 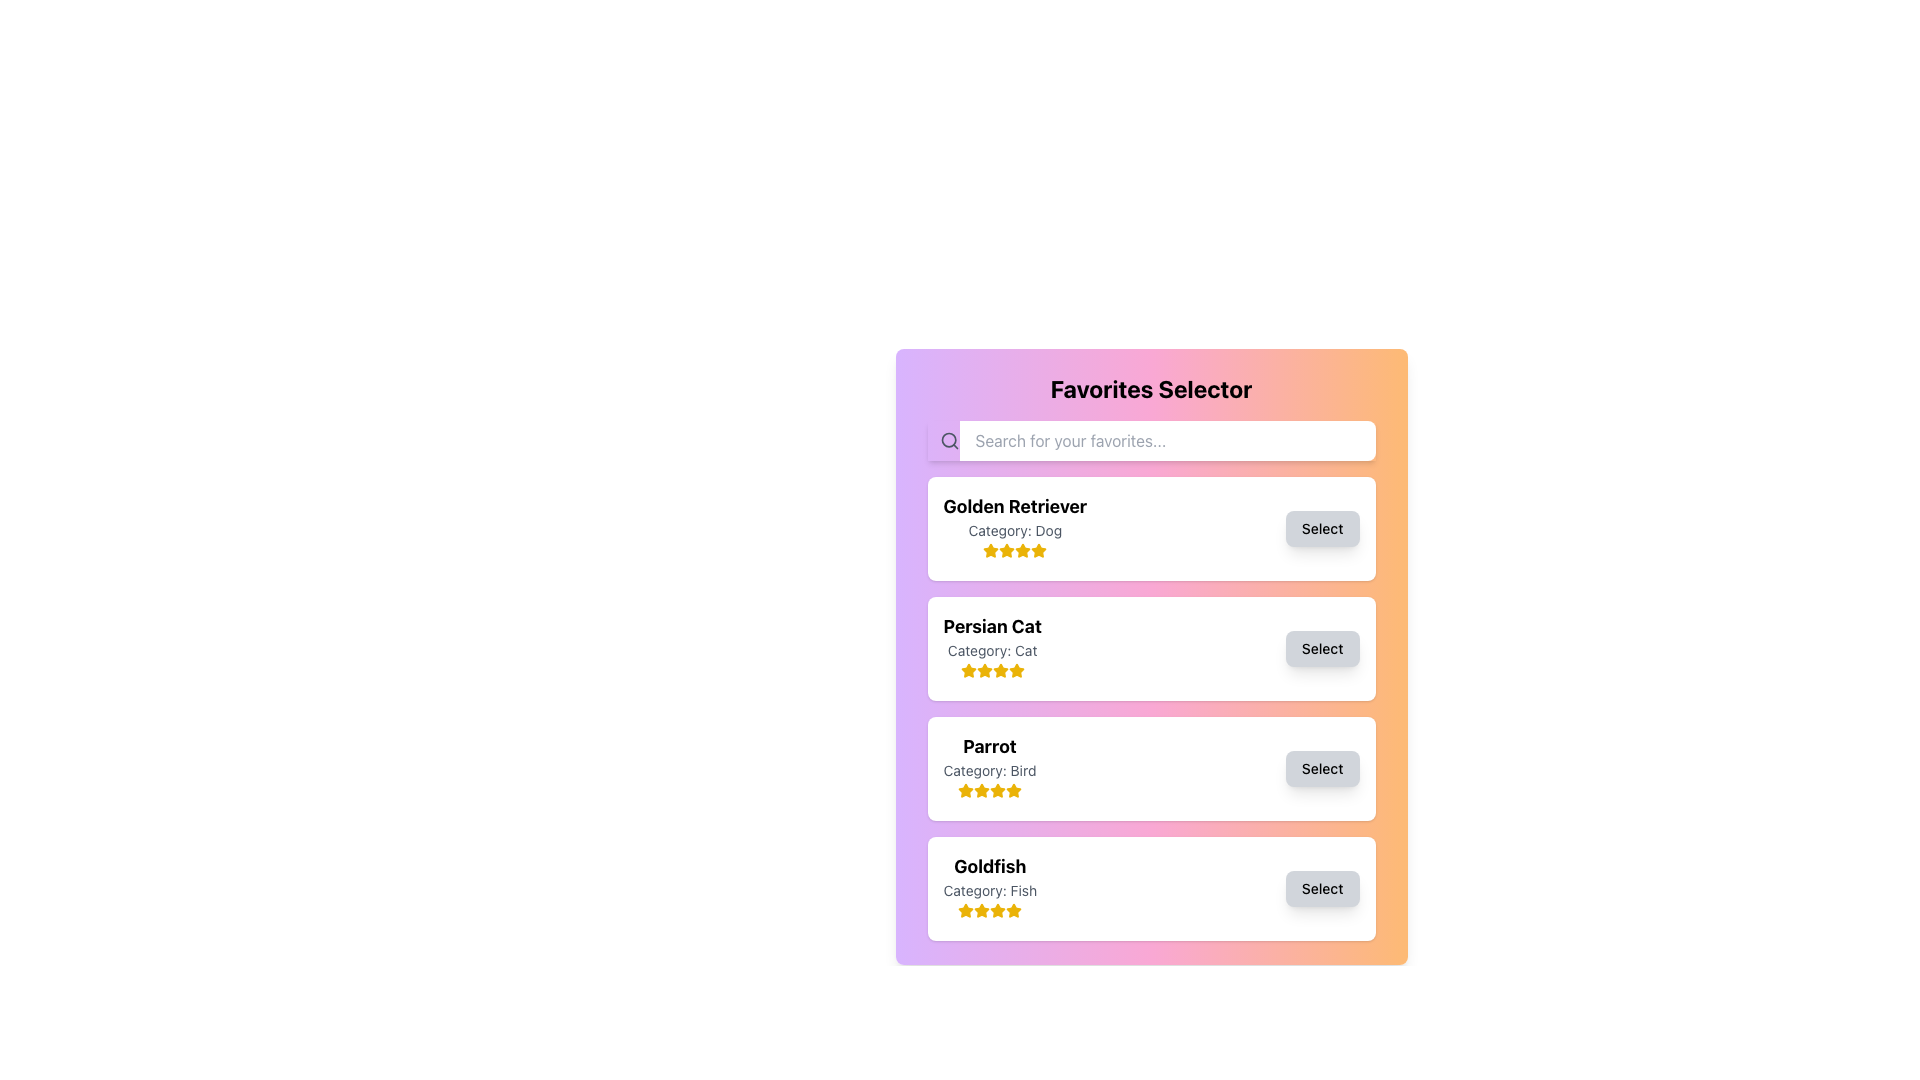 I want to click on the fourth star icon representing the rating for the 'Persian Cat' in the rating system, so click(x=1016, y=671).